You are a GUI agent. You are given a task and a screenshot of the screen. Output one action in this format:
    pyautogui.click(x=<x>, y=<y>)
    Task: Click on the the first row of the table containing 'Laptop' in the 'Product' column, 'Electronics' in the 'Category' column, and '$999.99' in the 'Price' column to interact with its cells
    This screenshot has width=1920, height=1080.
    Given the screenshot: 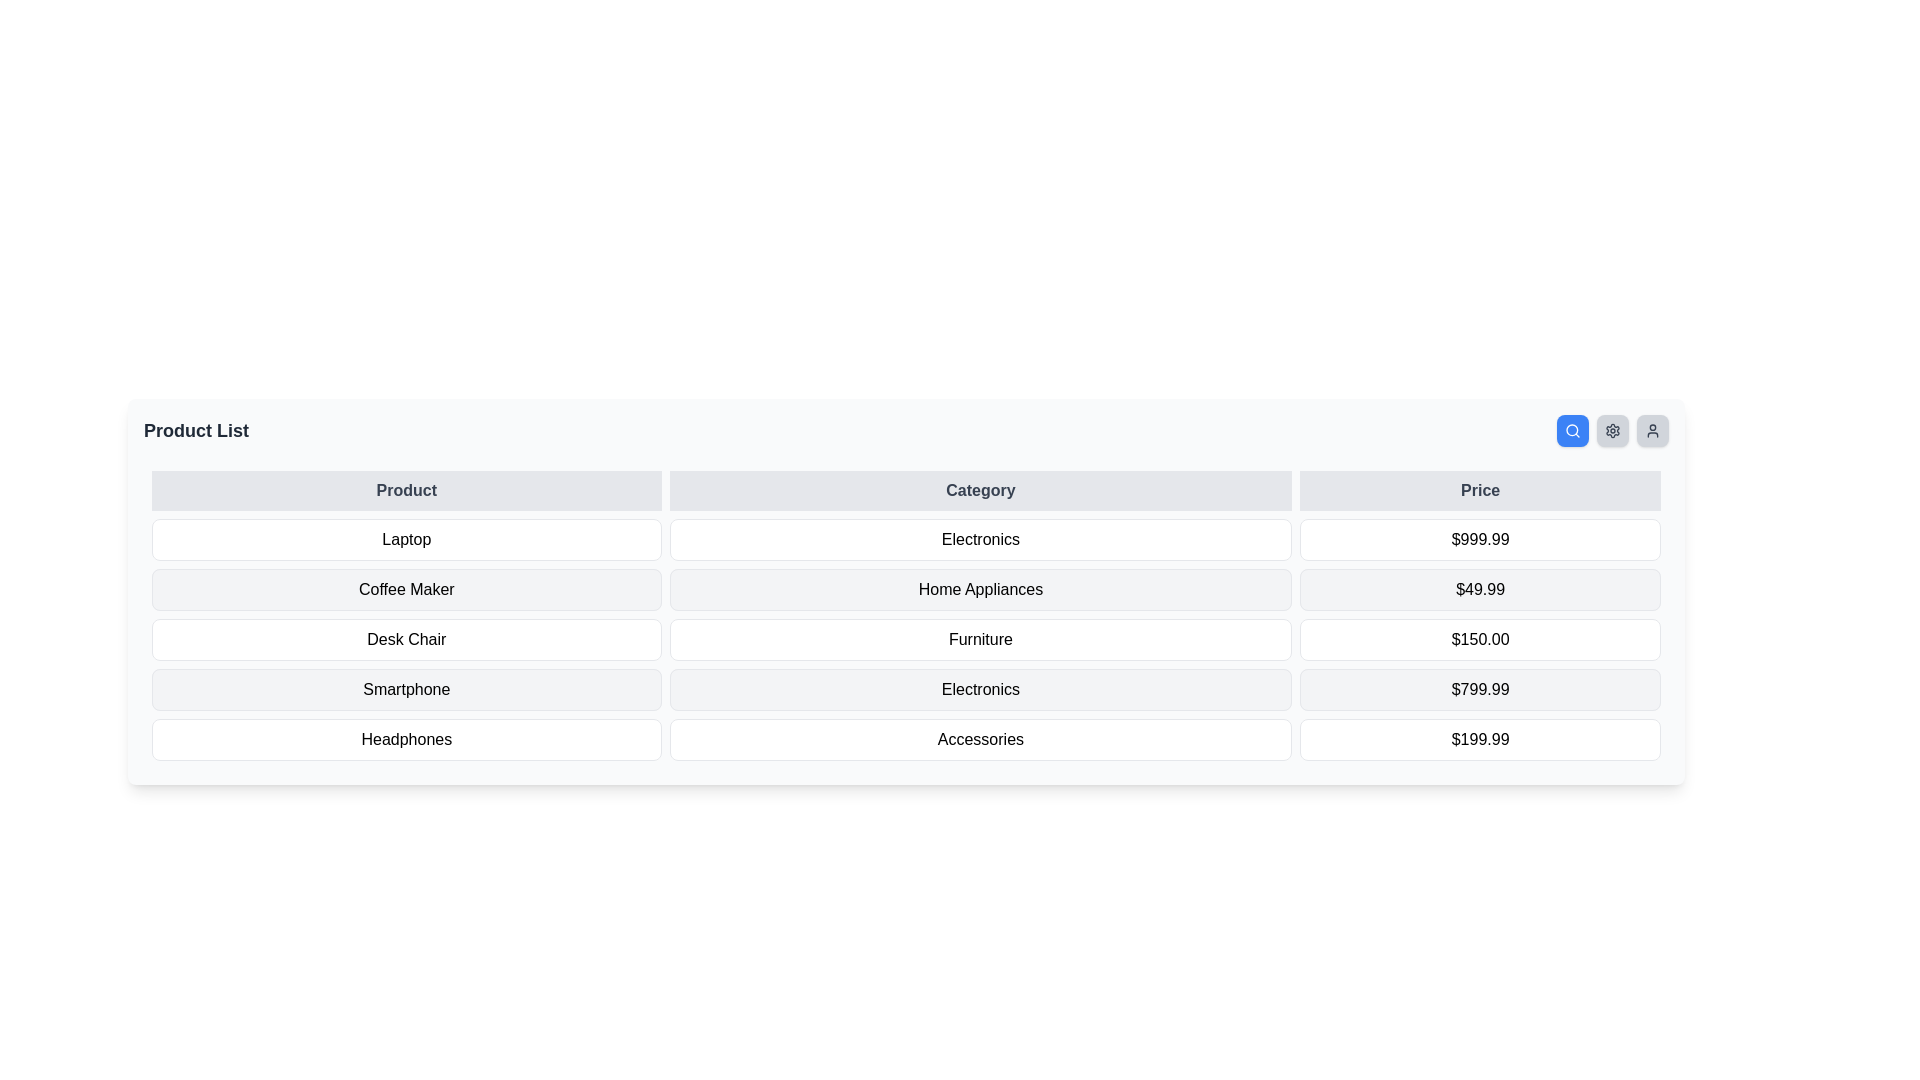 What is the action you would take?
    pyautogui.click(x=905, y=540)
    